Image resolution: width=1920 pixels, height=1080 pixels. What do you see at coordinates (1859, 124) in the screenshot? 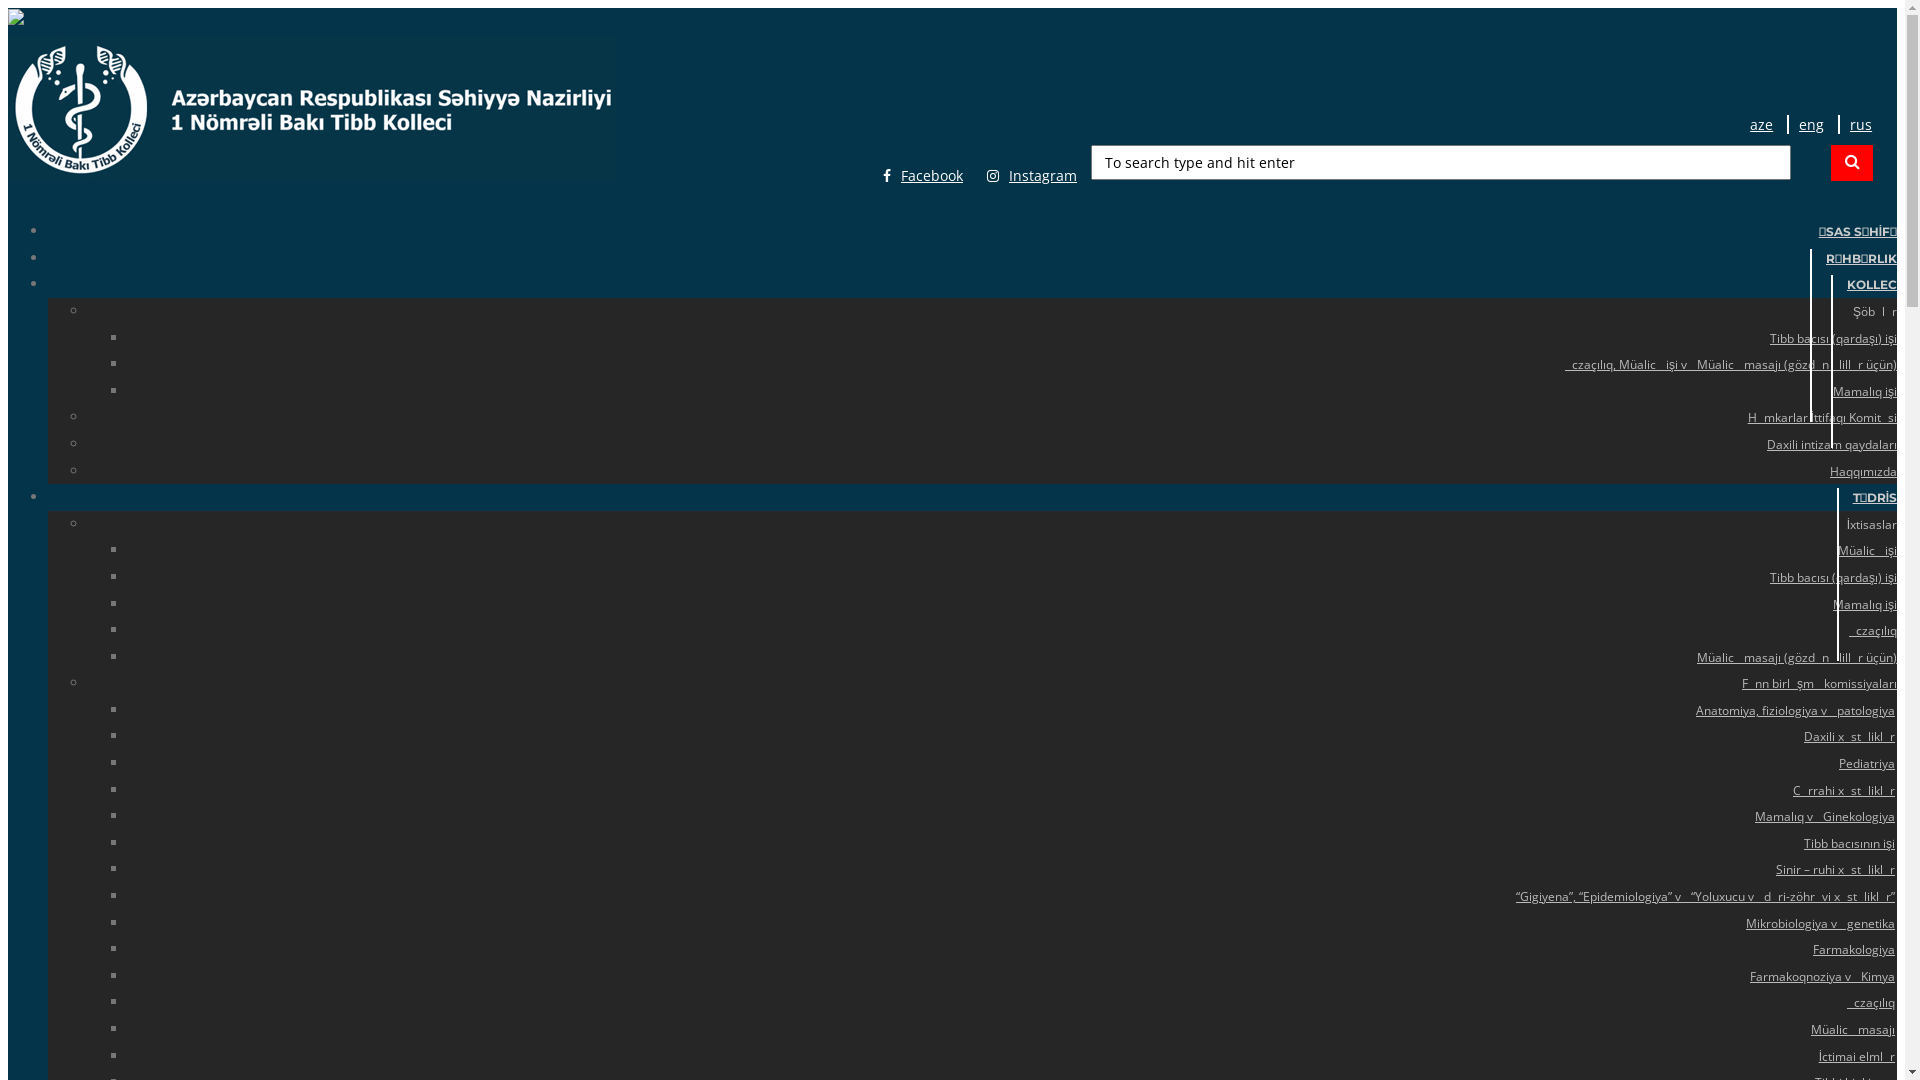
I see `'rus'` at bounding box center [1859, 124].